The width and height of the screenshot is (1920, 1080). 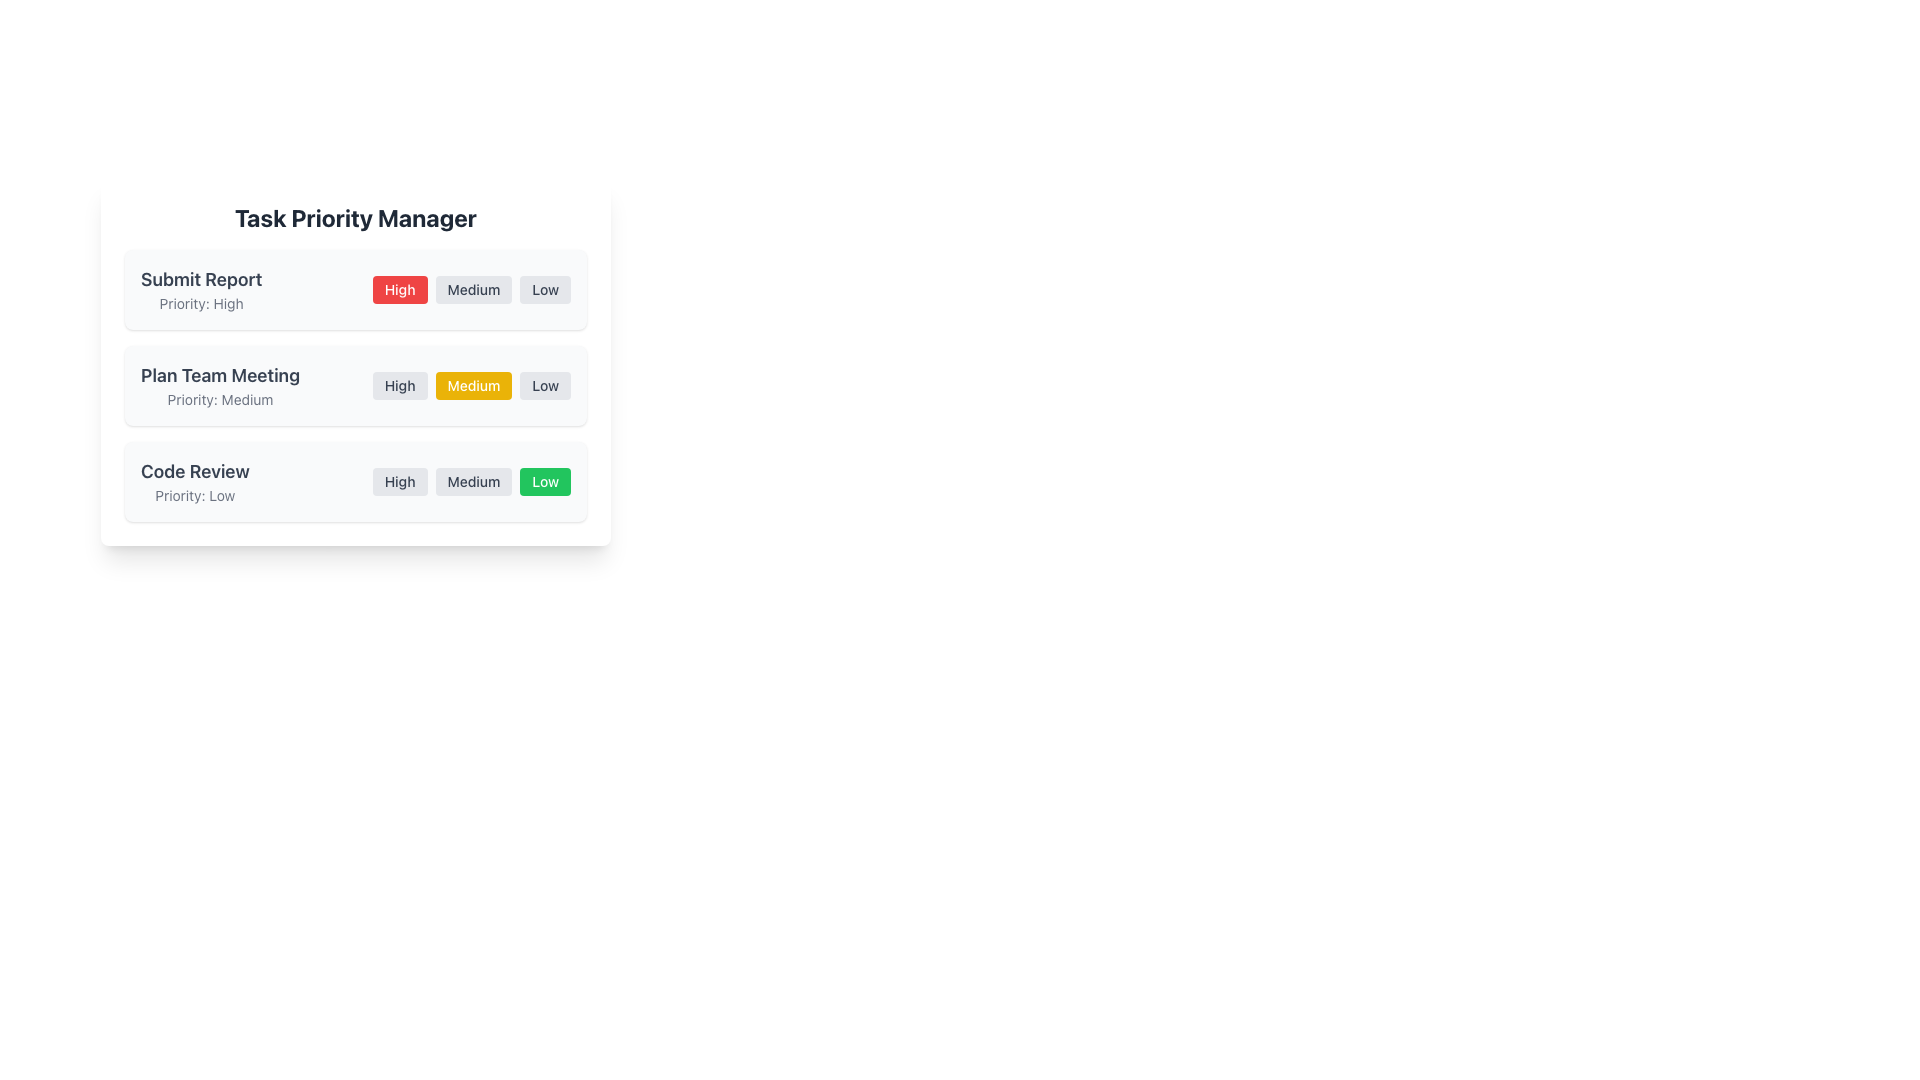 What do you see at coordinates (473, 289) in the screenshot?
I see `the 'Medium' priority button located in the 'Submit Report' row under the 'Task Priority Manager' heading` at bounding box center [473, 289].